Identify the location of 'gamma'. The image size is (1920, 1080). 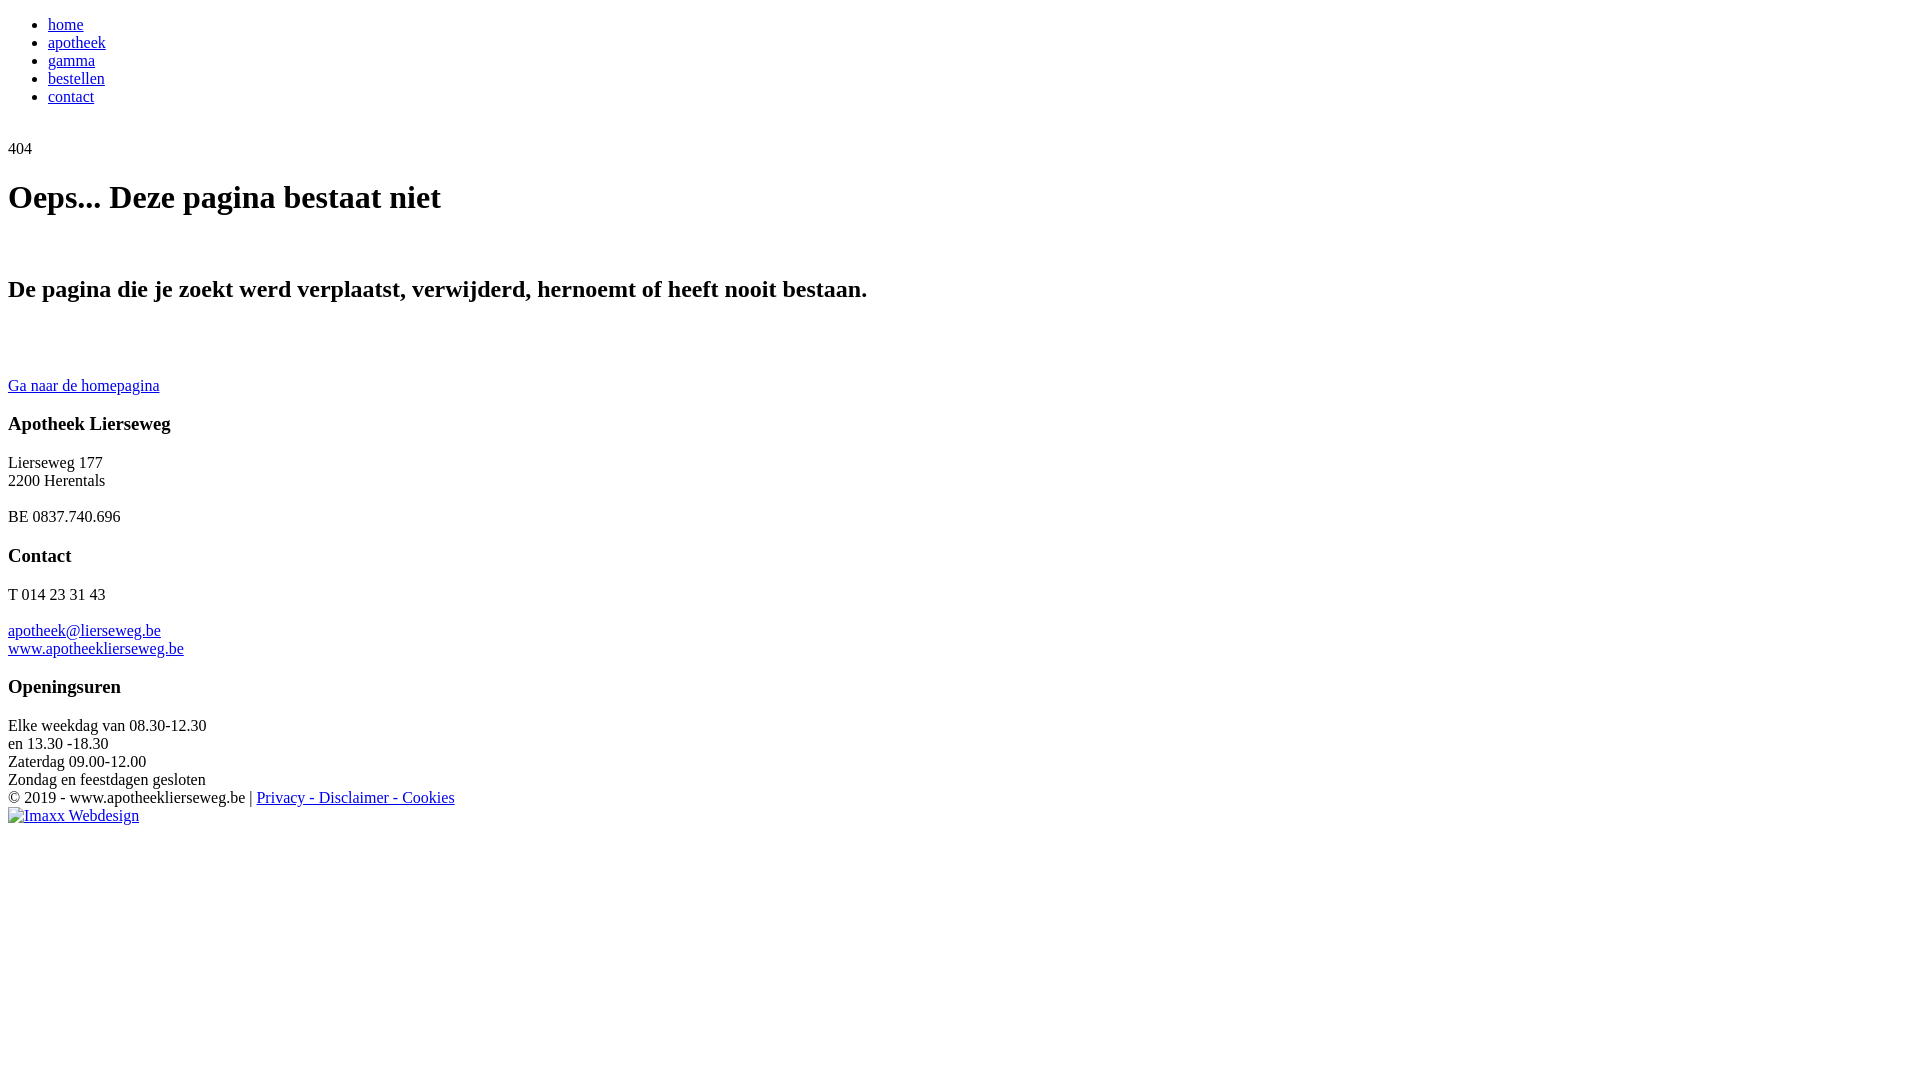
(71, 59).